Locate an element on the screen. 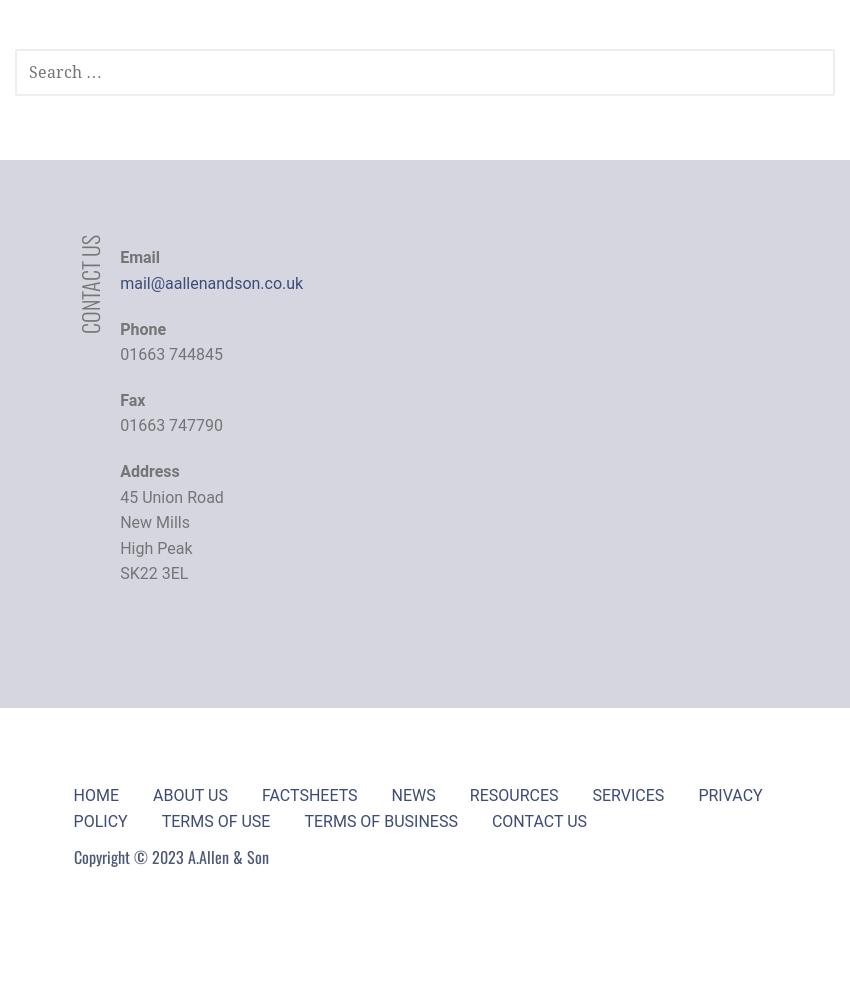 The image size is (850, 1000). 'Home' is located at coordinates (94, 794).